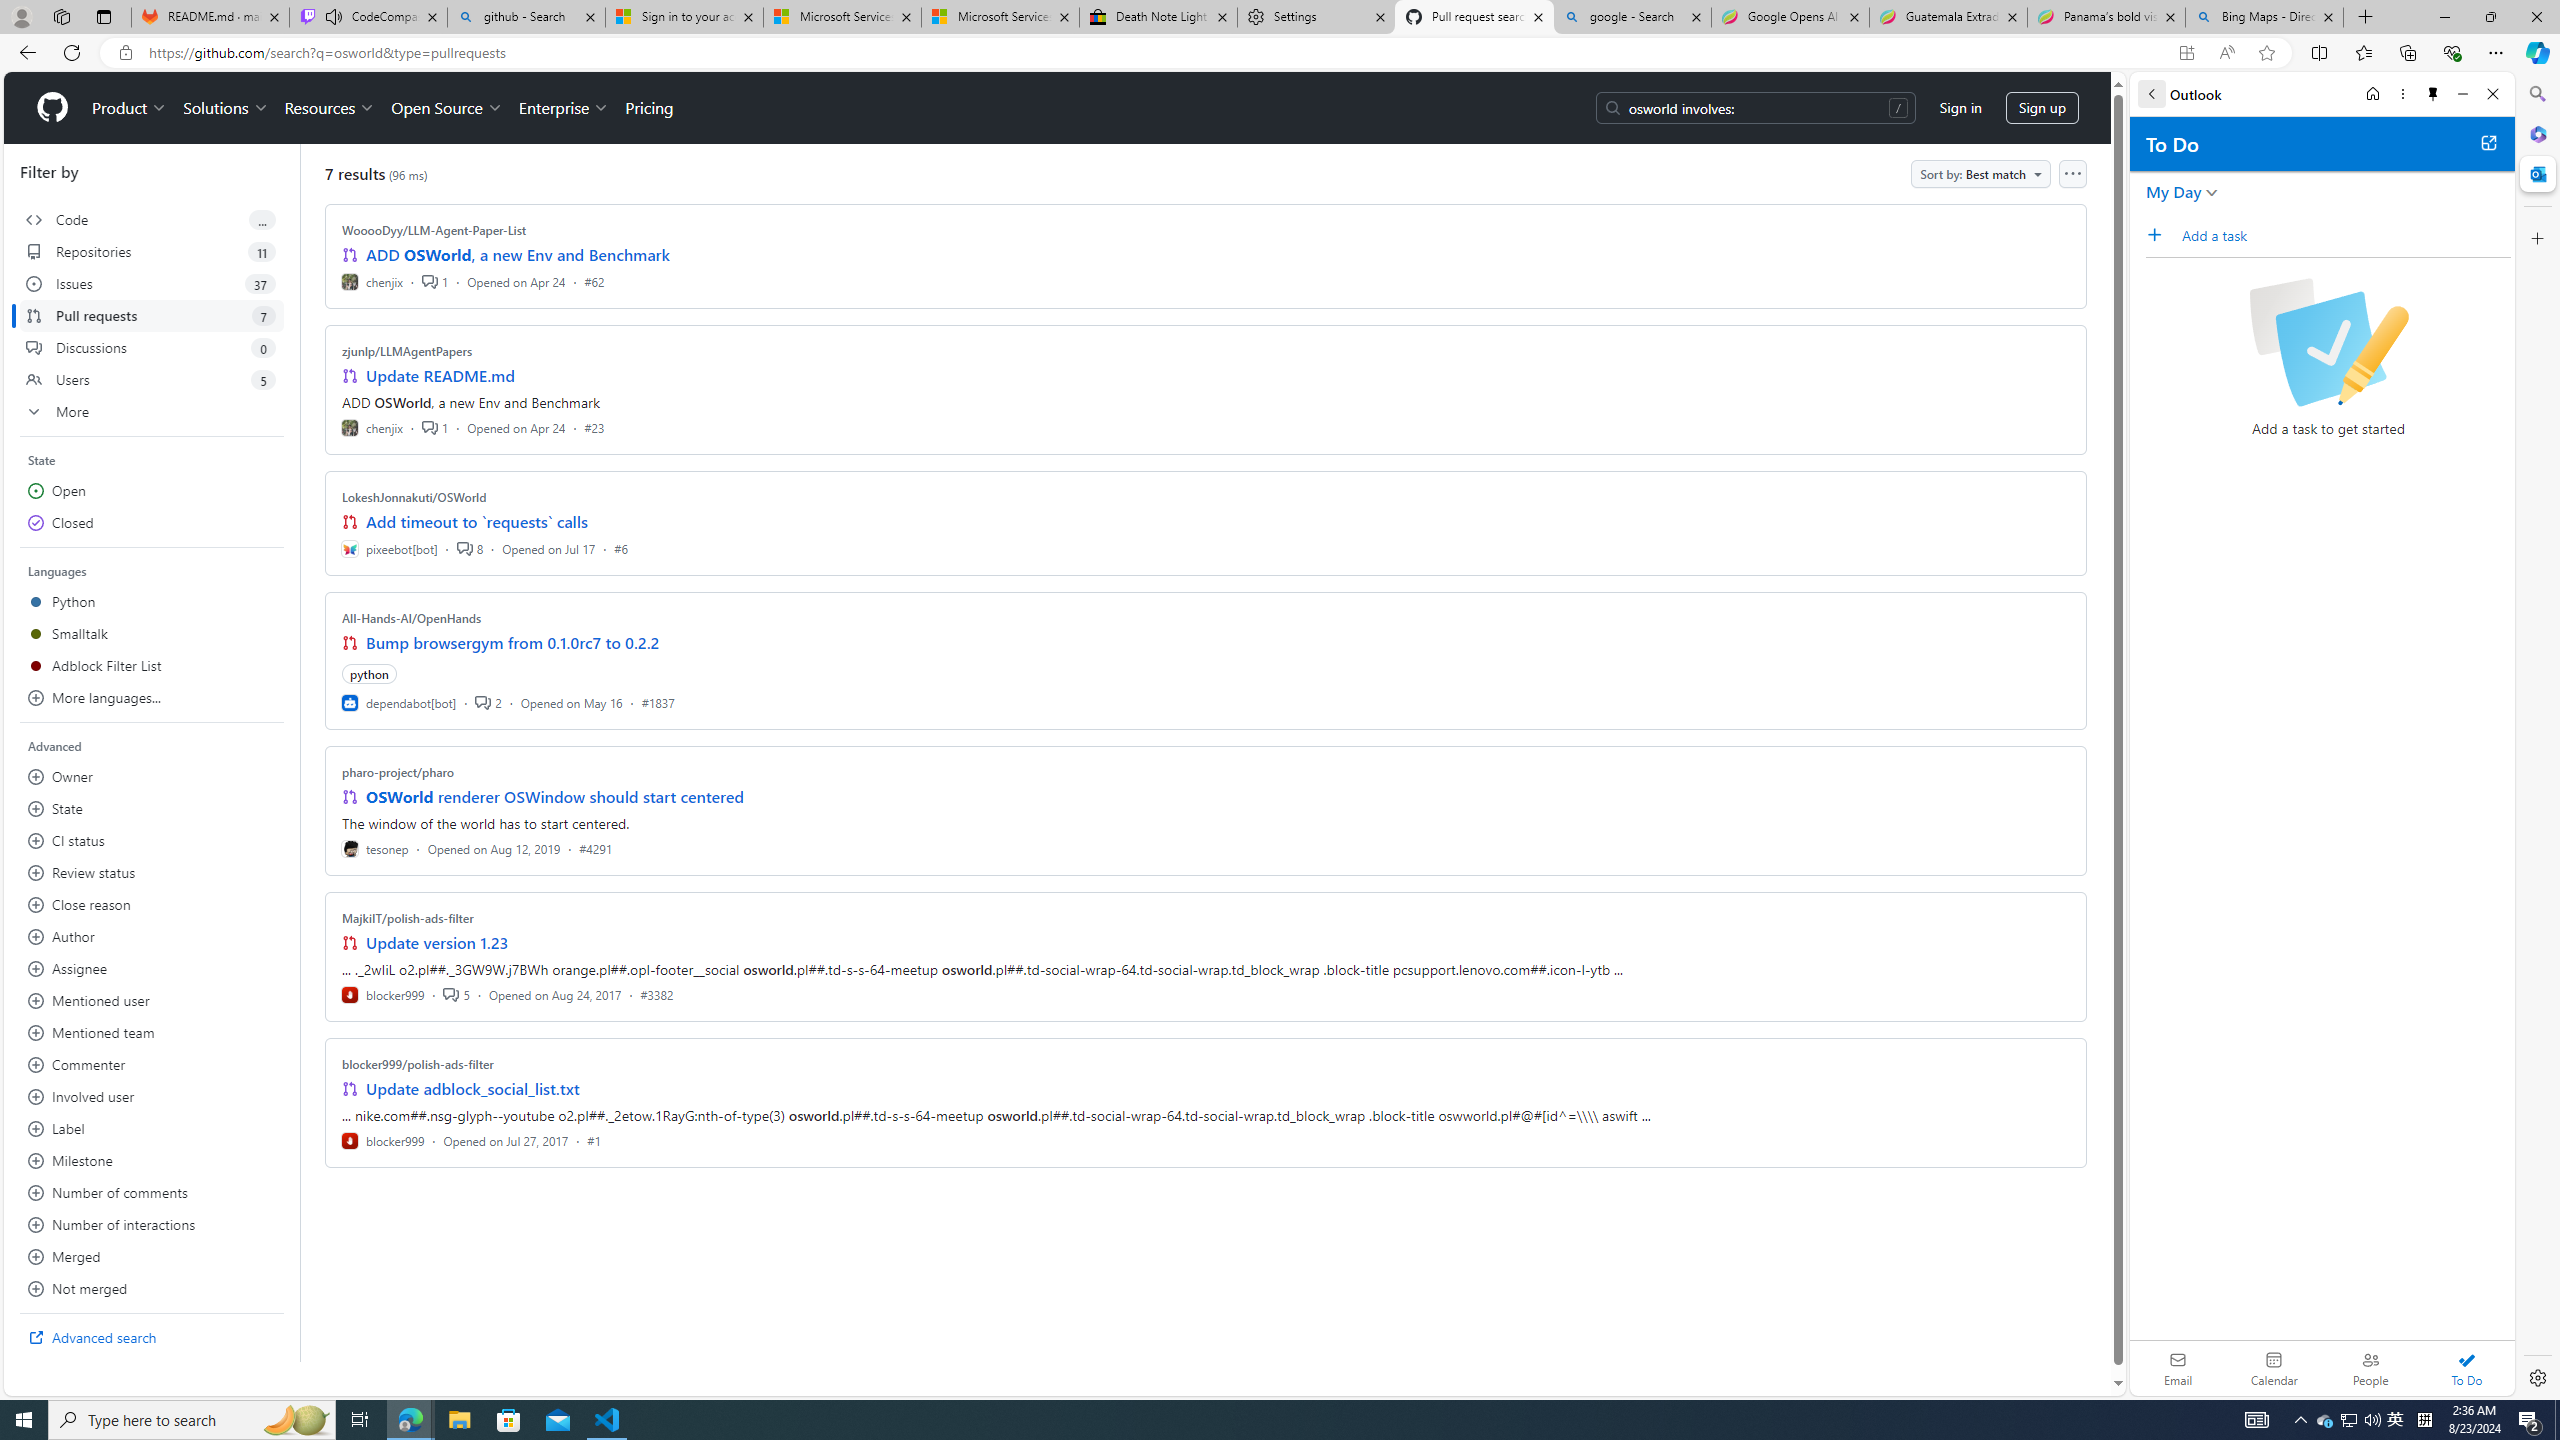  Describe the element at coordinates (2369, 1367) in the screenshot. I see `'People'` at that location.